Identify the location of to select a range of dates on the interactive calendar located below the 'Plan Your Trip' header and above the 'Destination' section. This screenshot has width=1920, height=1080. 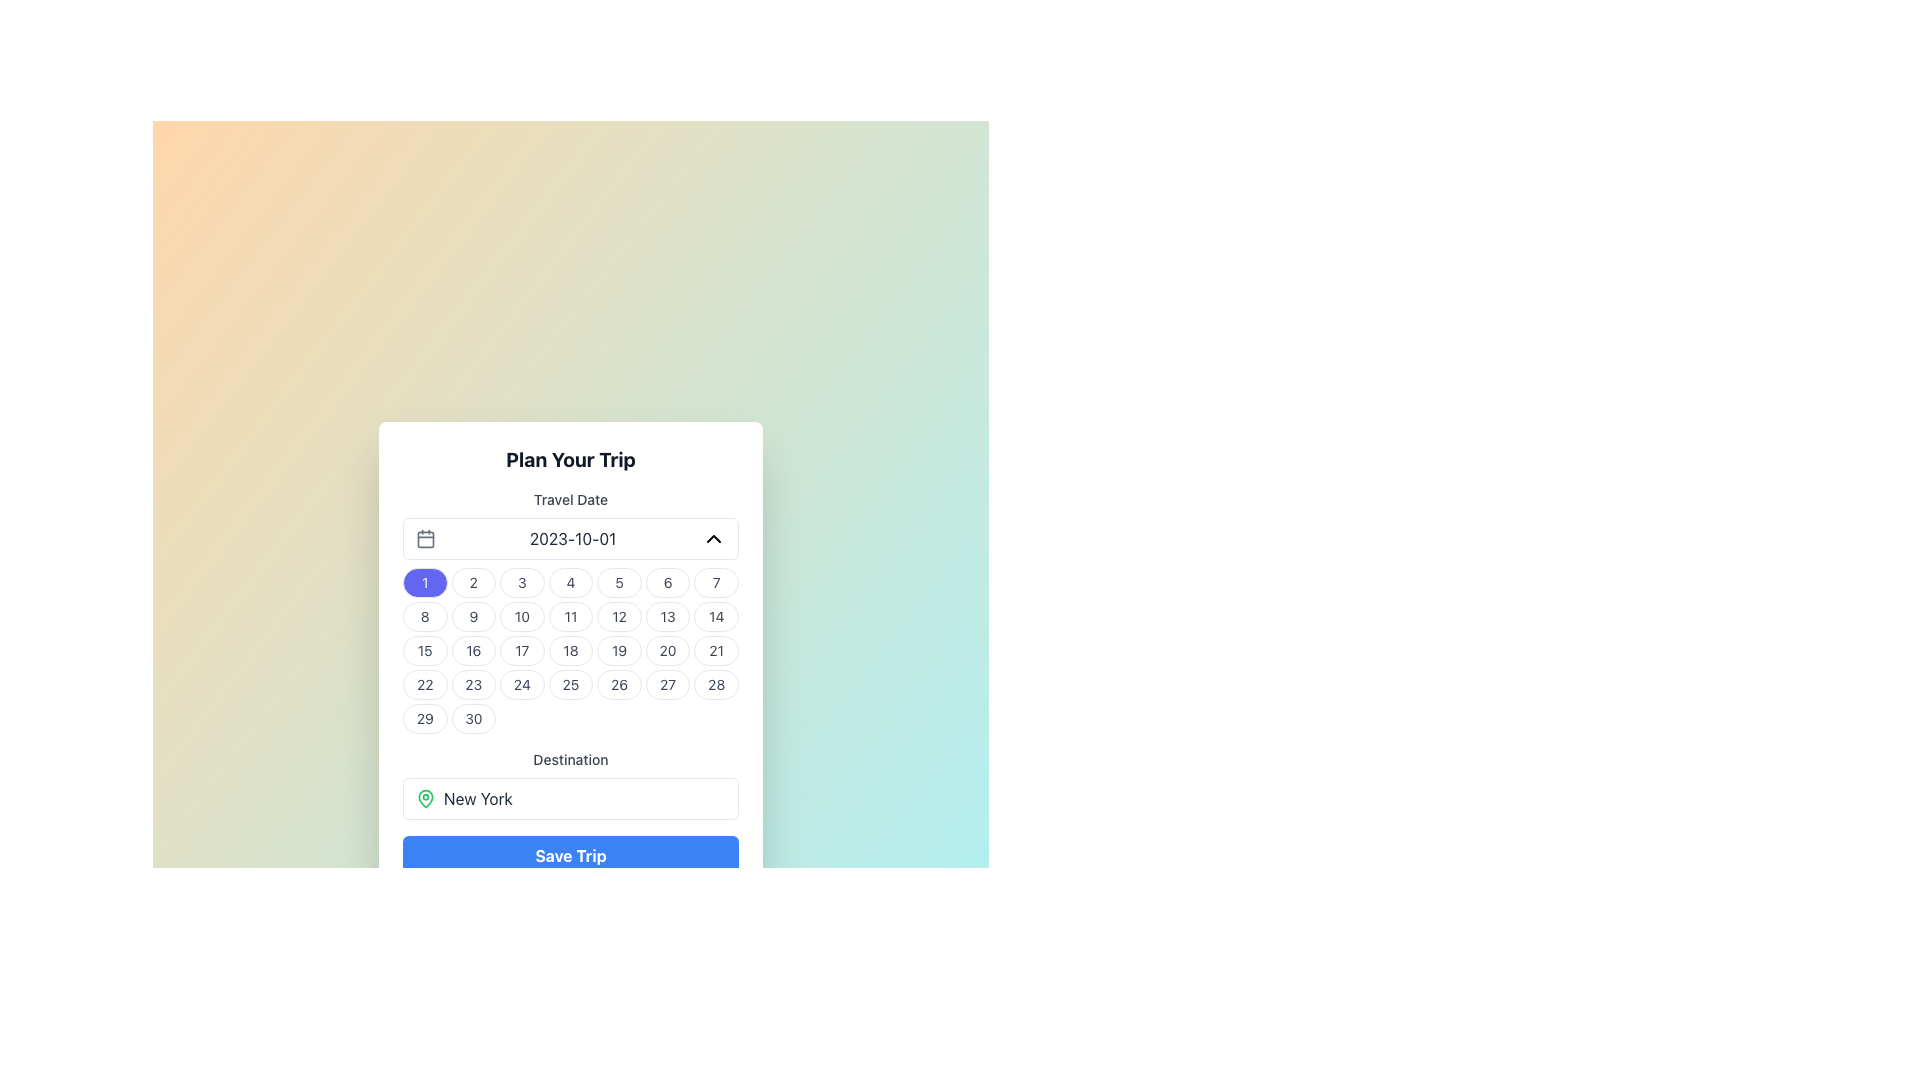
(570, 611).